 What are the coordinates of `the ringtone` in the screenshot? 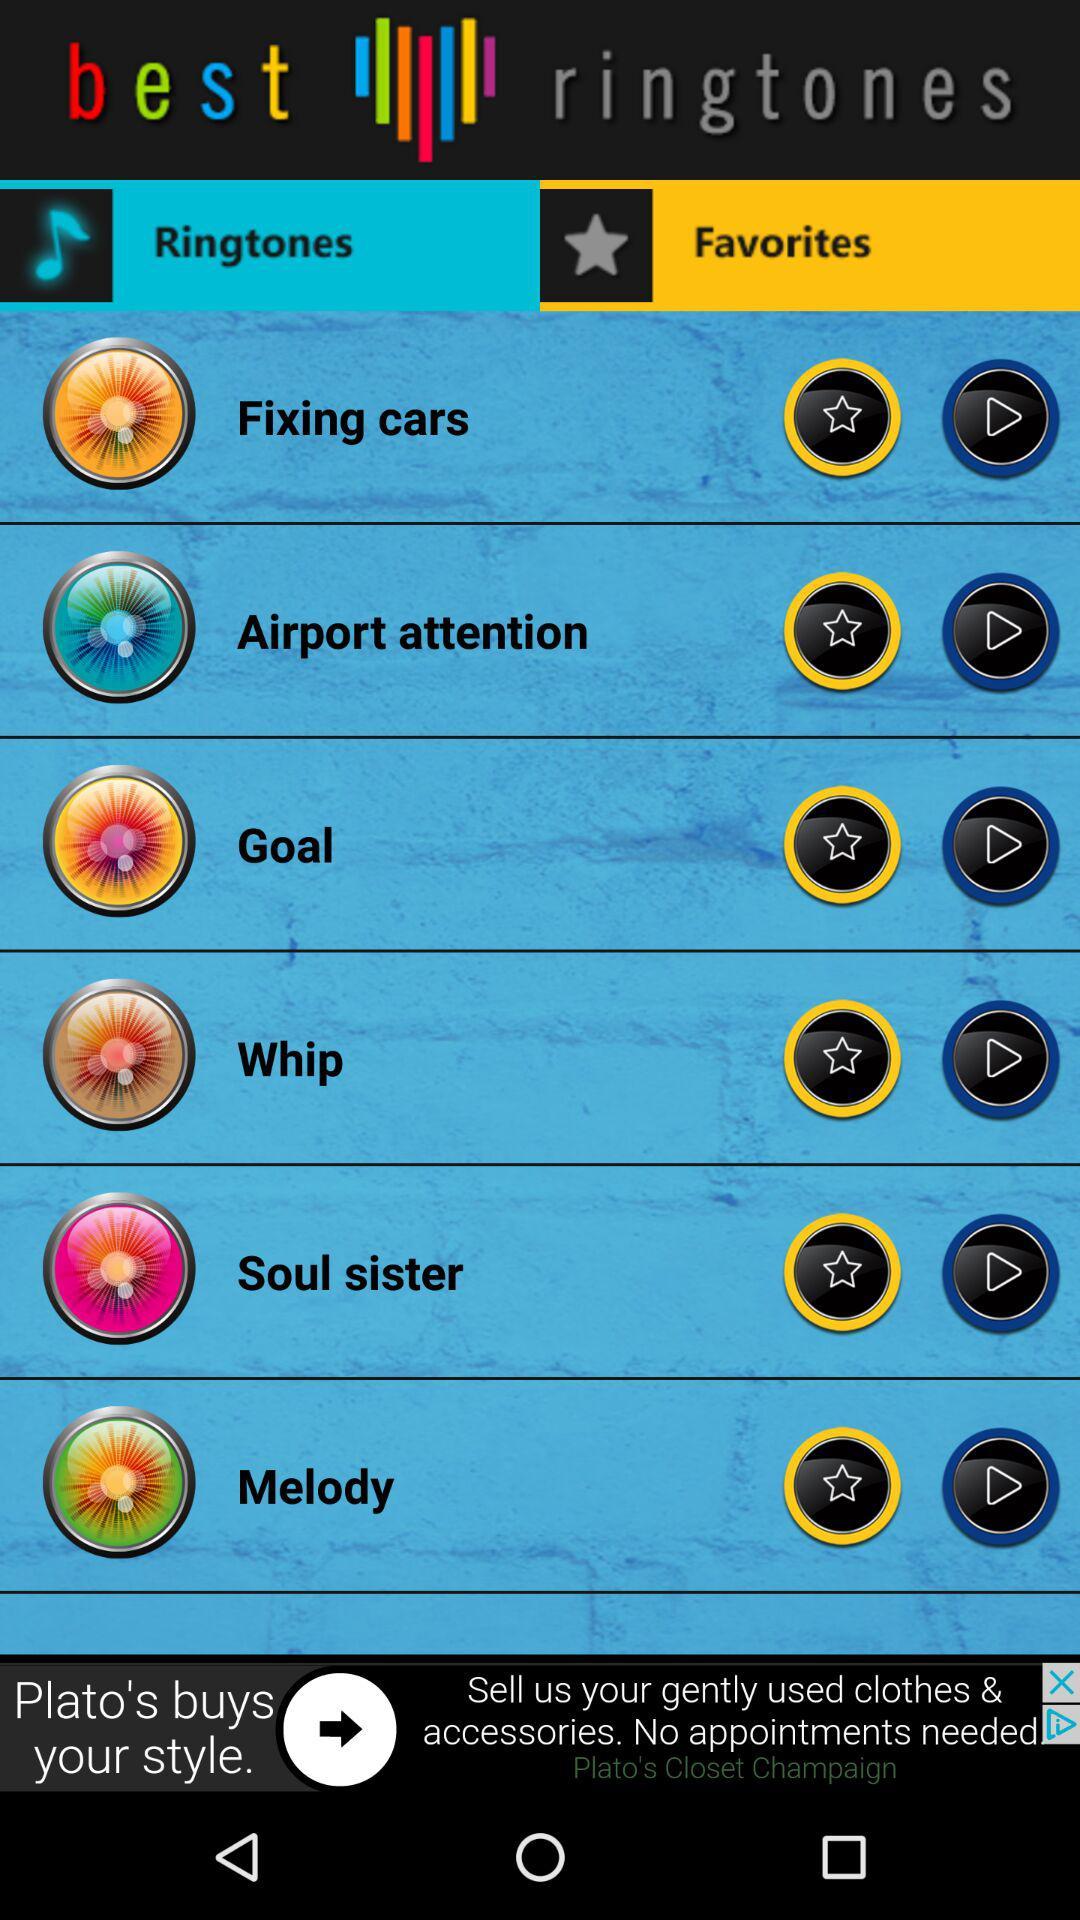 It's located at (1000, 844).